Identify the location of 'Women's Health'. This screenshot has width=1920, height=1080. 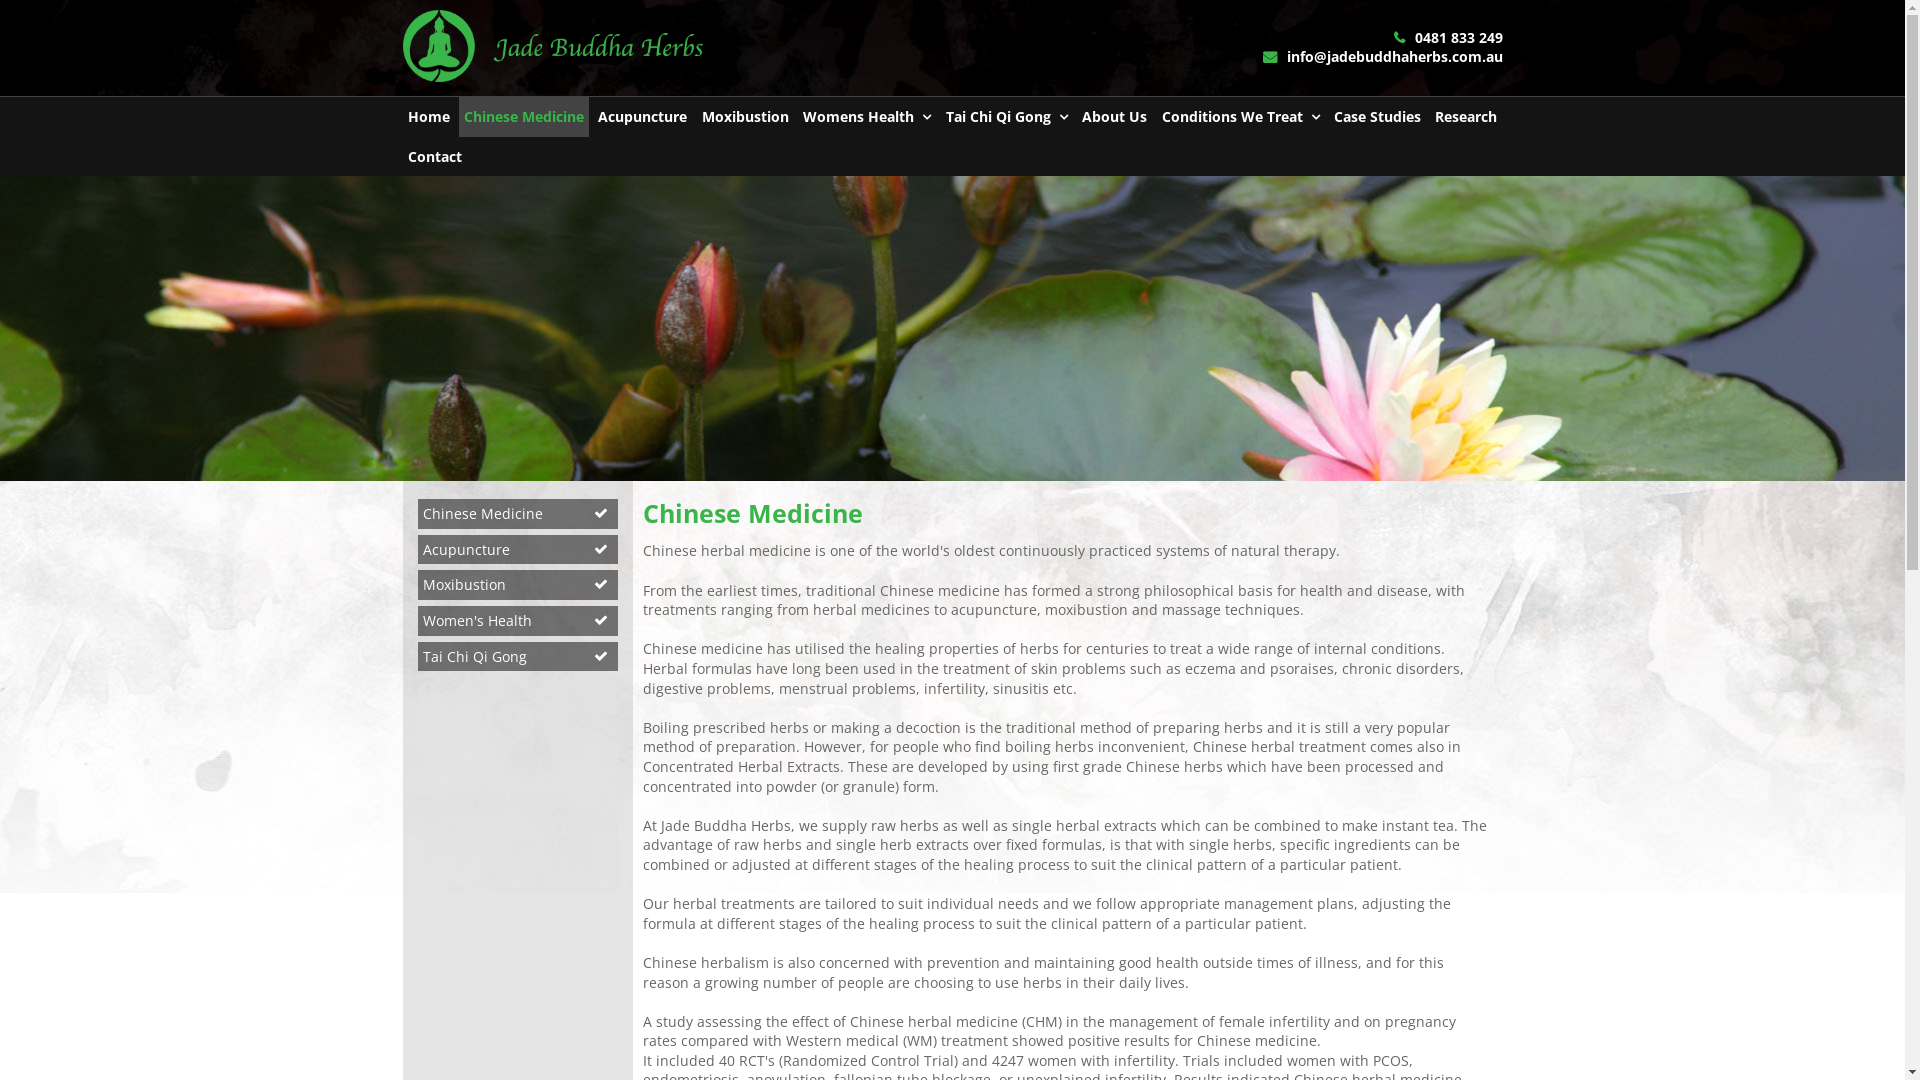
(518, 620).